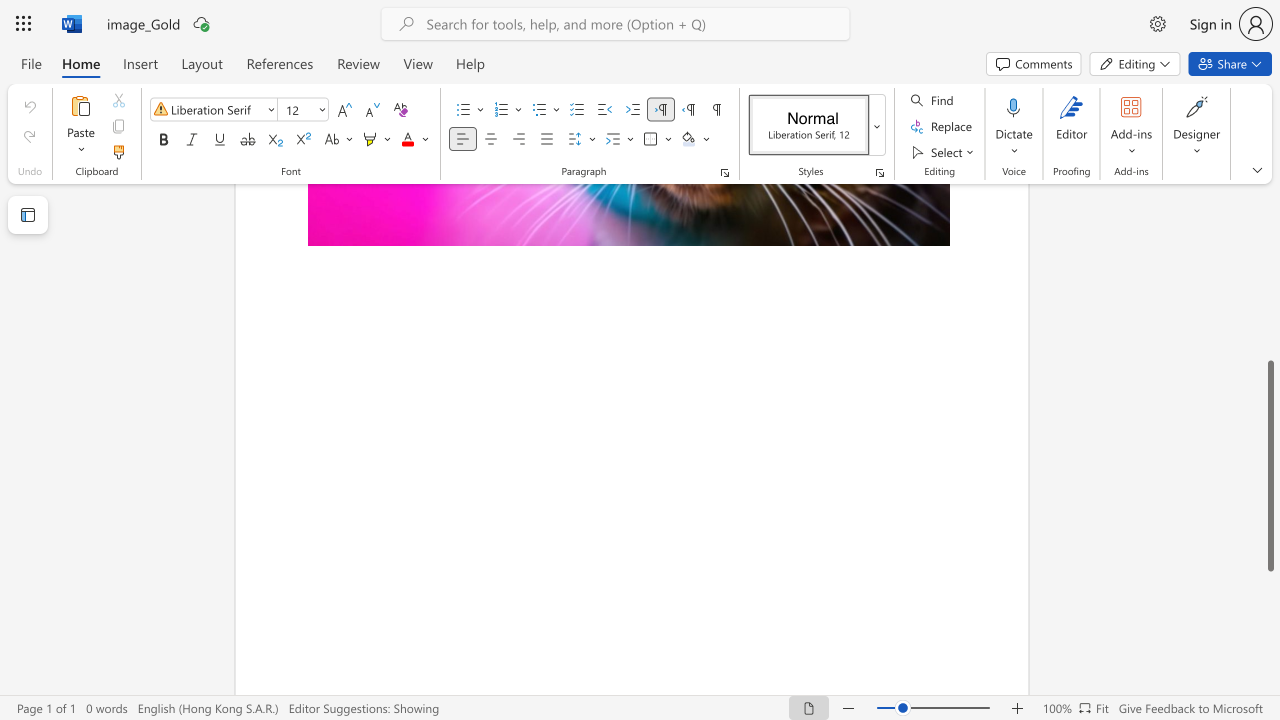 The image size is (1280, 720). What do you see at coordinates (1269, 466) in the screenshot?
I see `the scrollbar and move up 340 pixels` at bounding box center [1269, 466].